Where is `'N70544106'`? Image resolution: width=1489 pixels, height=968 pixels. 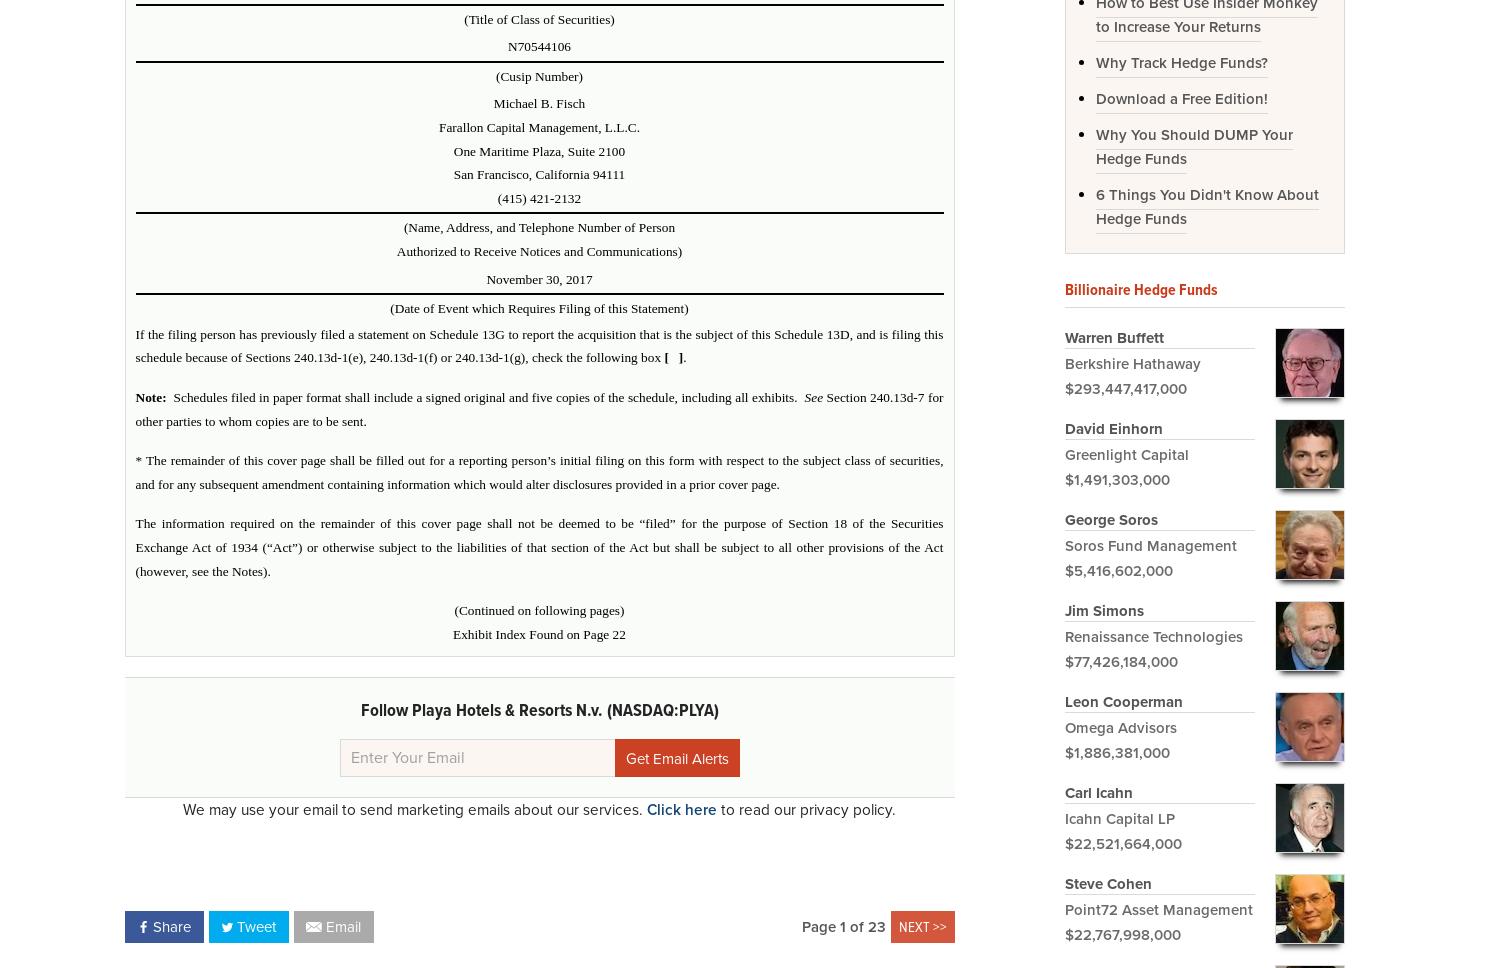 'N70544106' is located at coordinates (539, 45).